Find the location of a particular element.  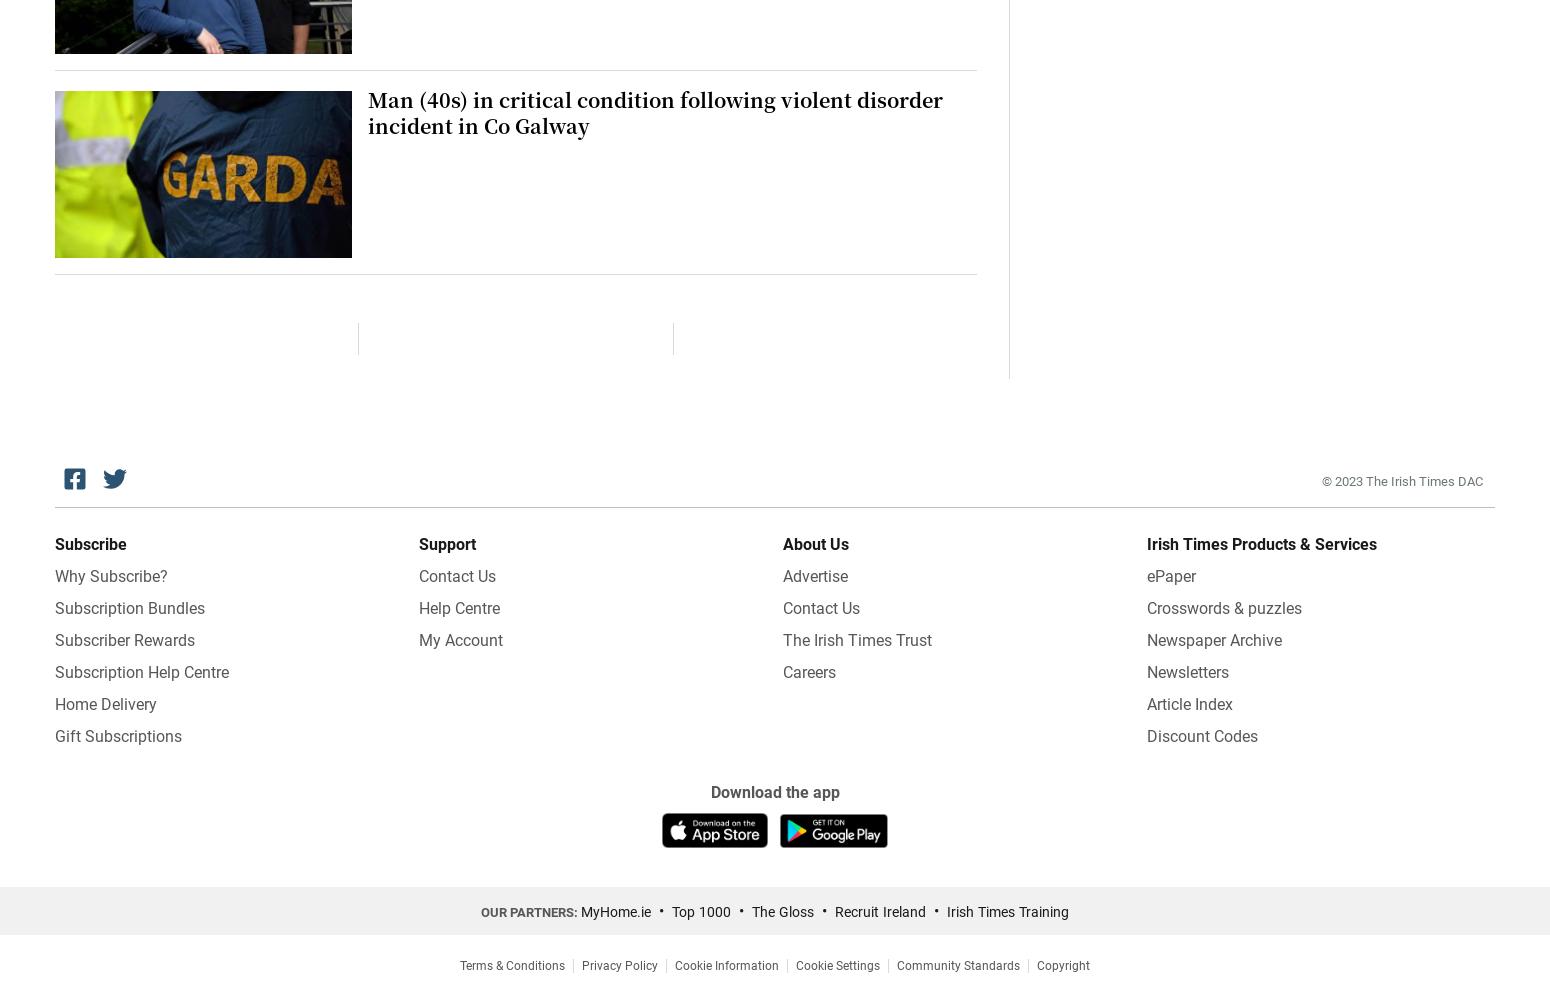

'My Account' is located at coordinates (460, 638).